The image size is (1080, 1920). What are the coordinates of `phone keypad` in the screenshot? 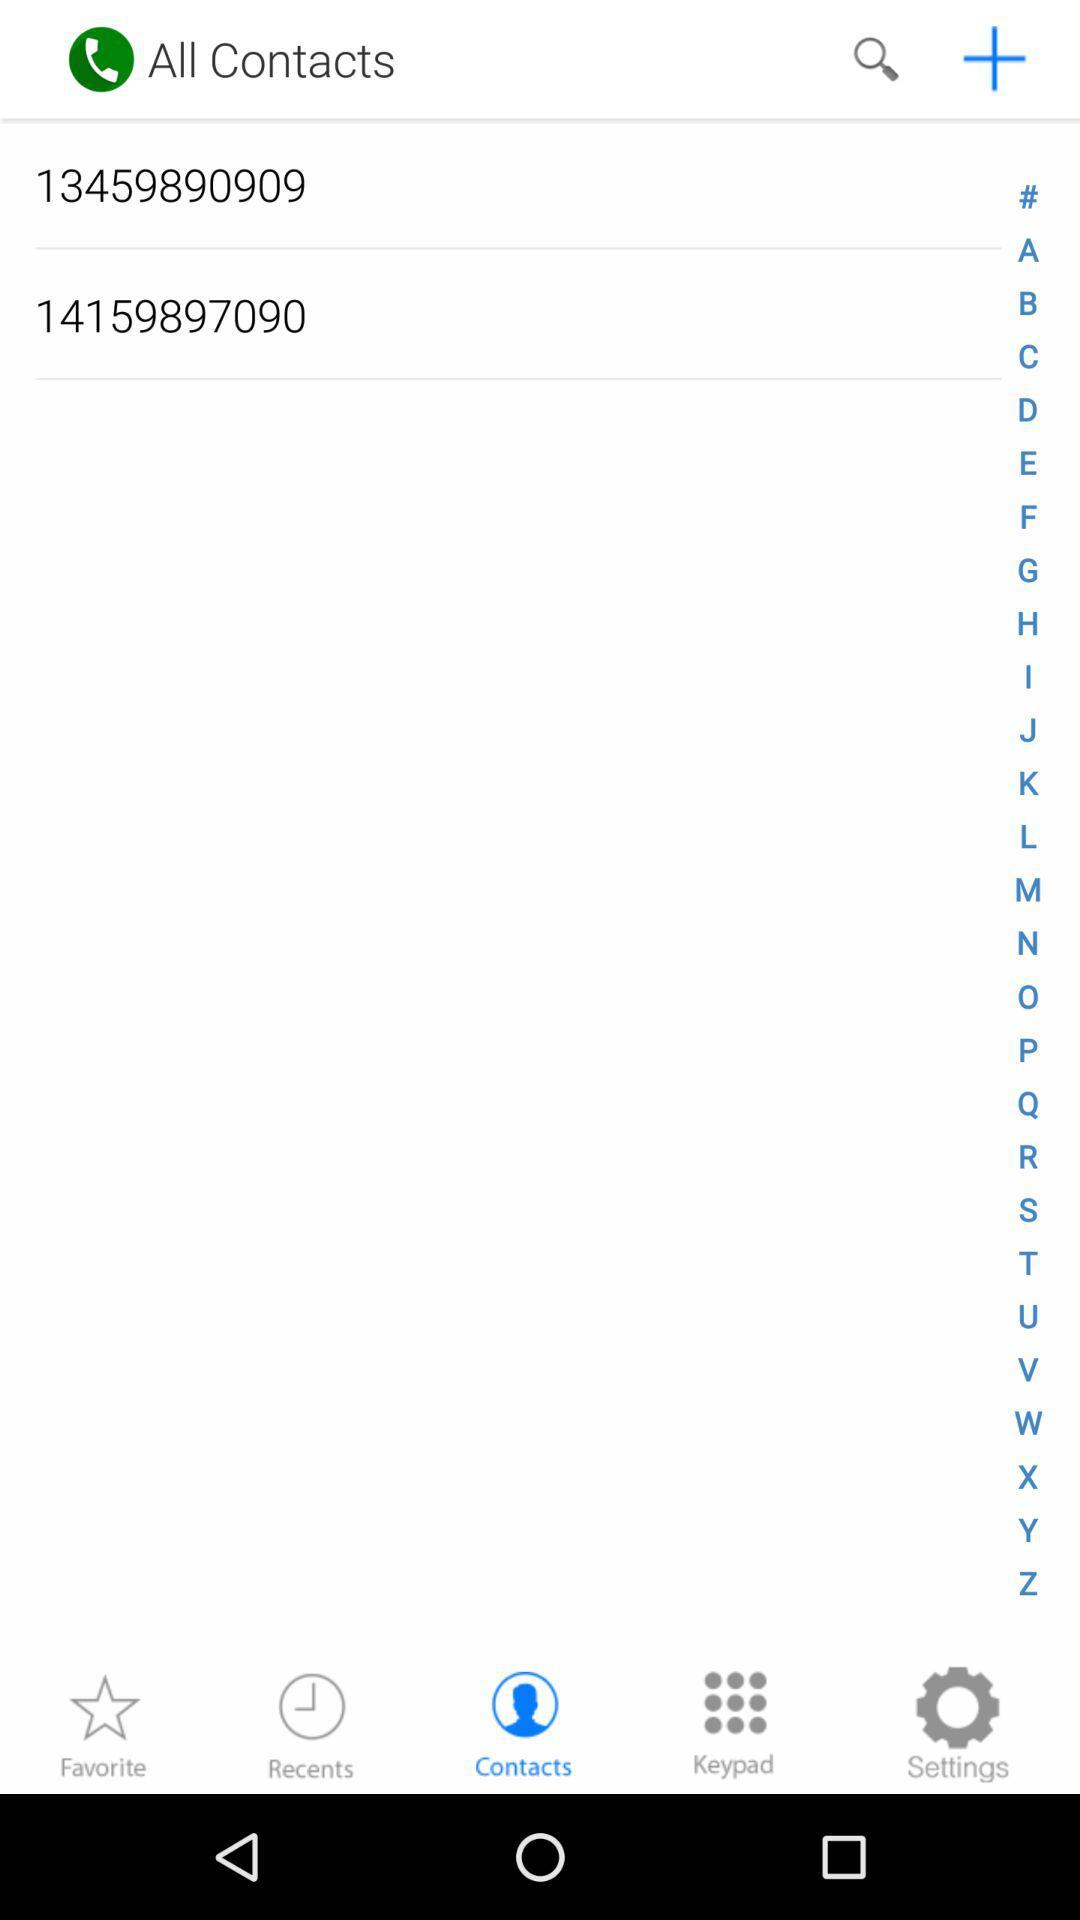 It's located at (733, 1723).